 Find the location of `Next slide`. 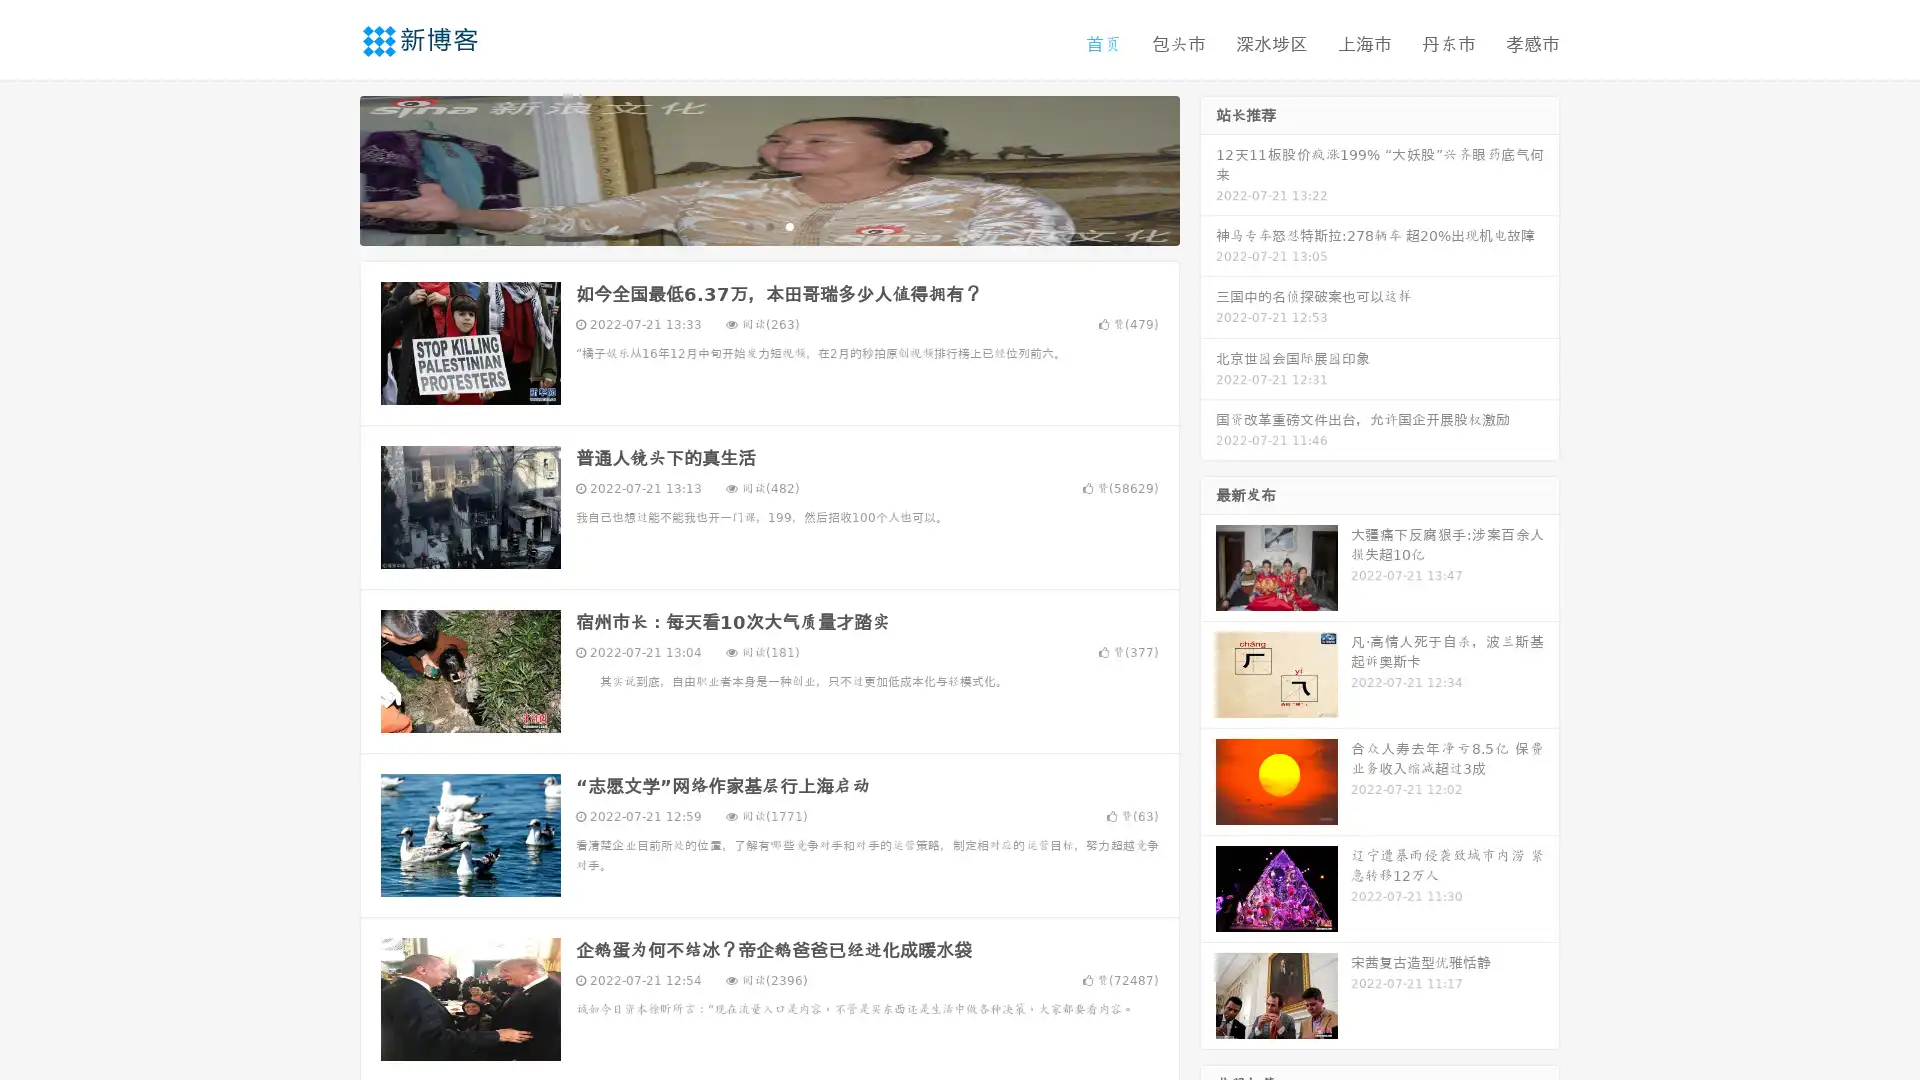

Next slide is located at coordinates (1208, 168).